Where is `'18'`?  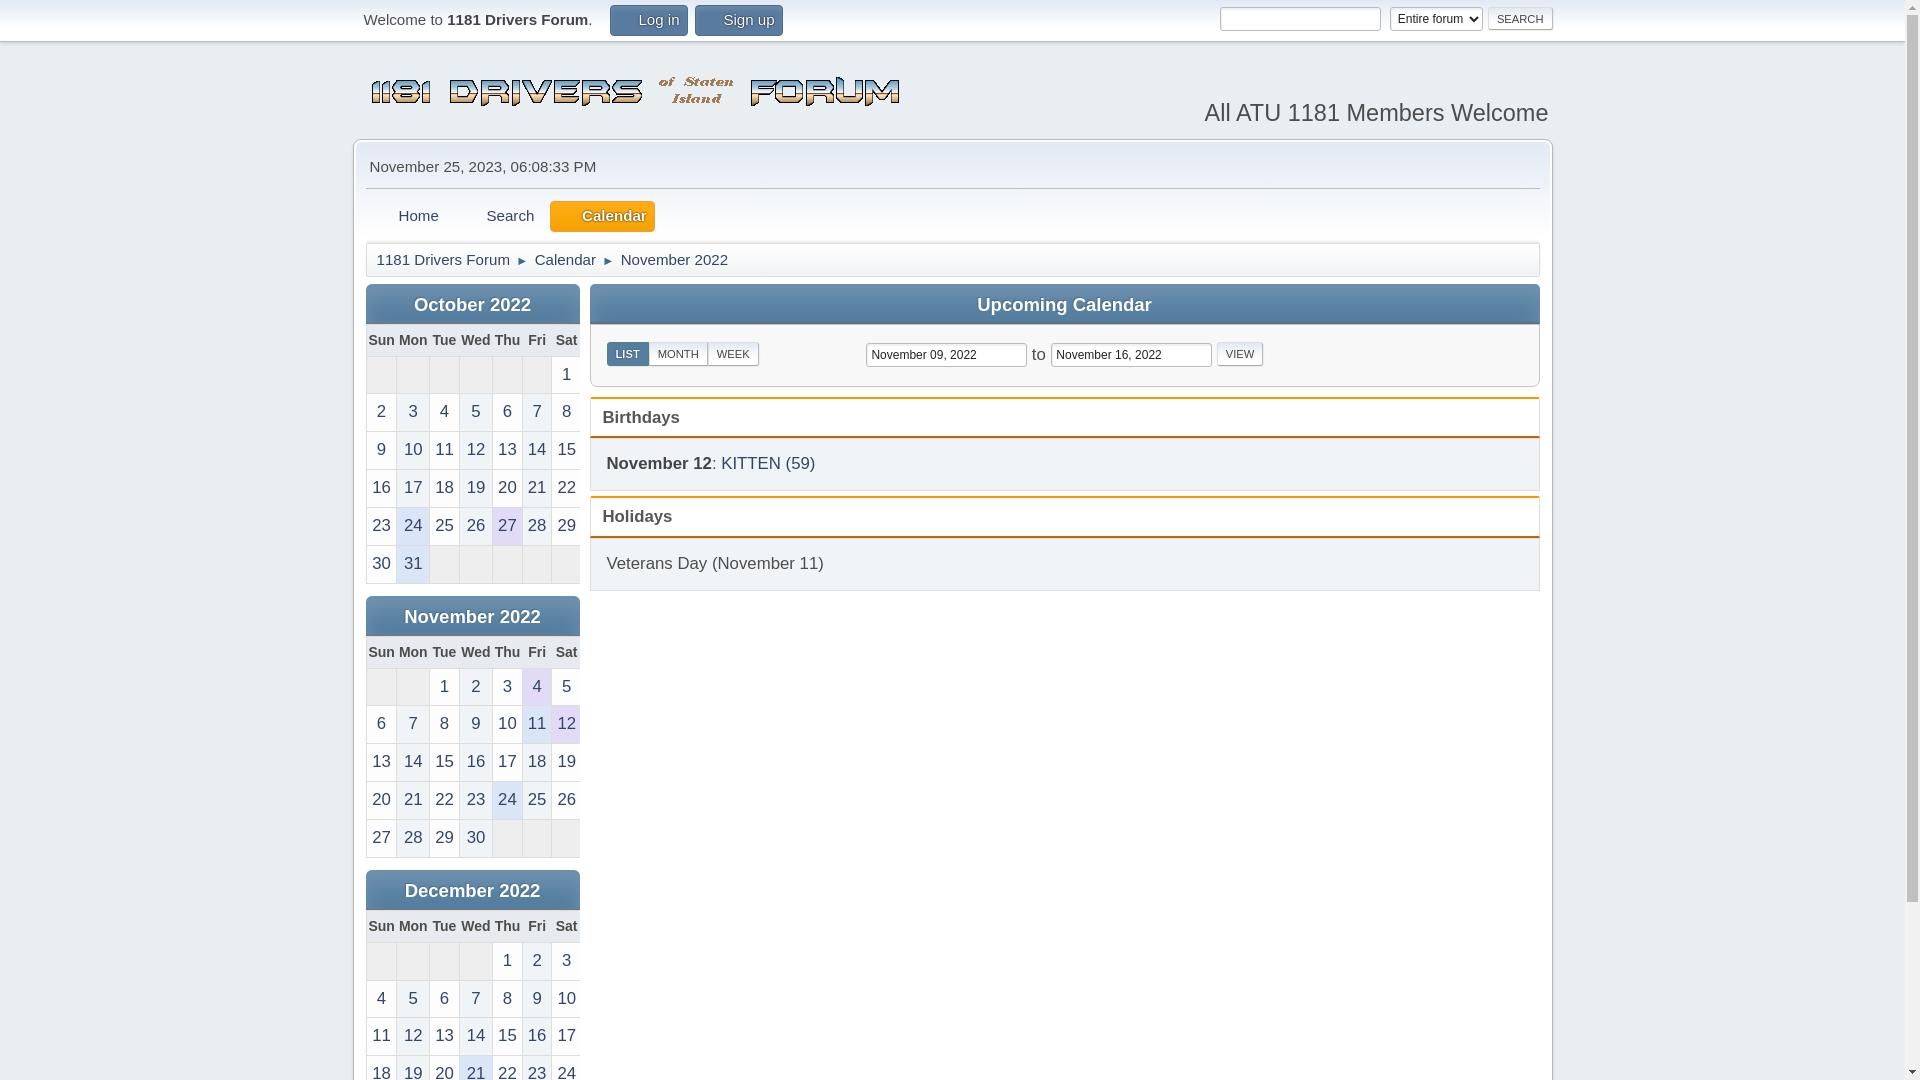 '18' is located at coordinates (443, 488).